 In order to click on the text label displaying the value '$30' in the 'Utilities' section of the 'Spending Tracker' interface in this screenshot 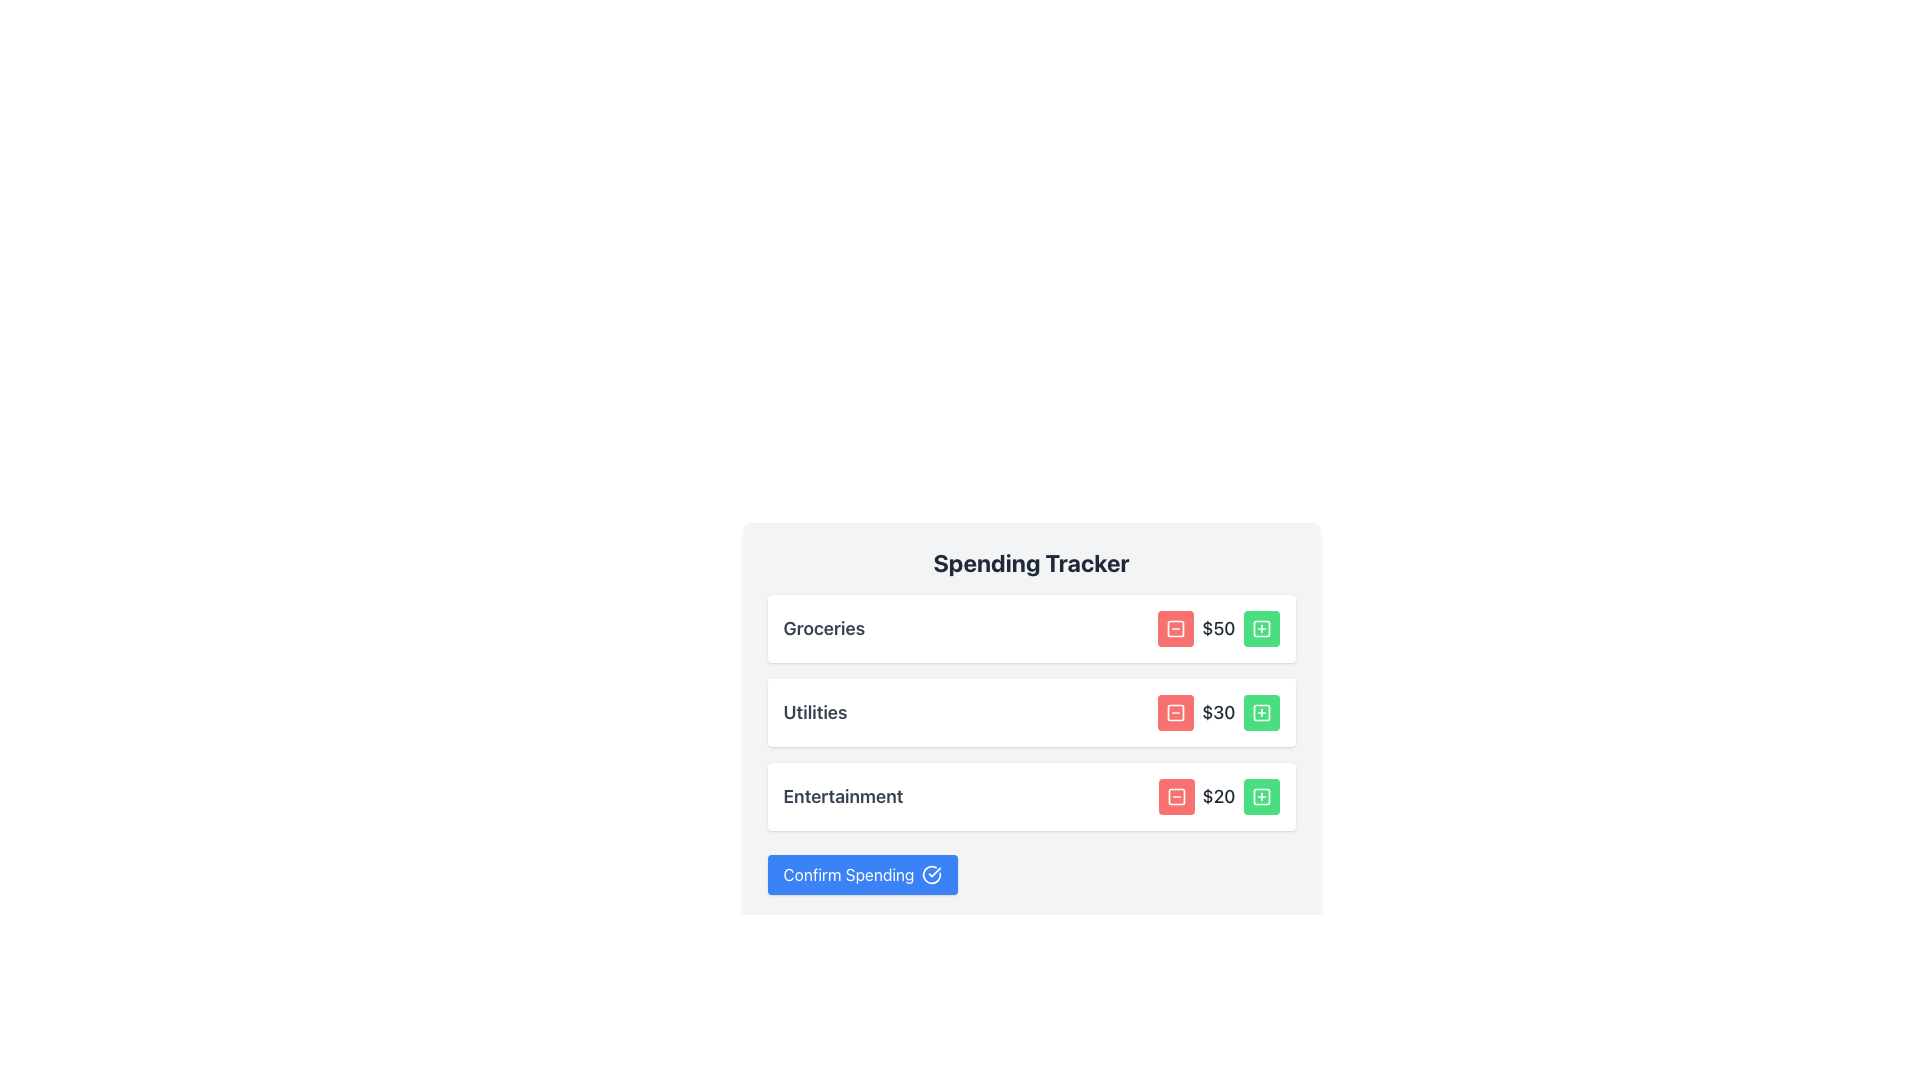, I will do `click(1217, 712)`.